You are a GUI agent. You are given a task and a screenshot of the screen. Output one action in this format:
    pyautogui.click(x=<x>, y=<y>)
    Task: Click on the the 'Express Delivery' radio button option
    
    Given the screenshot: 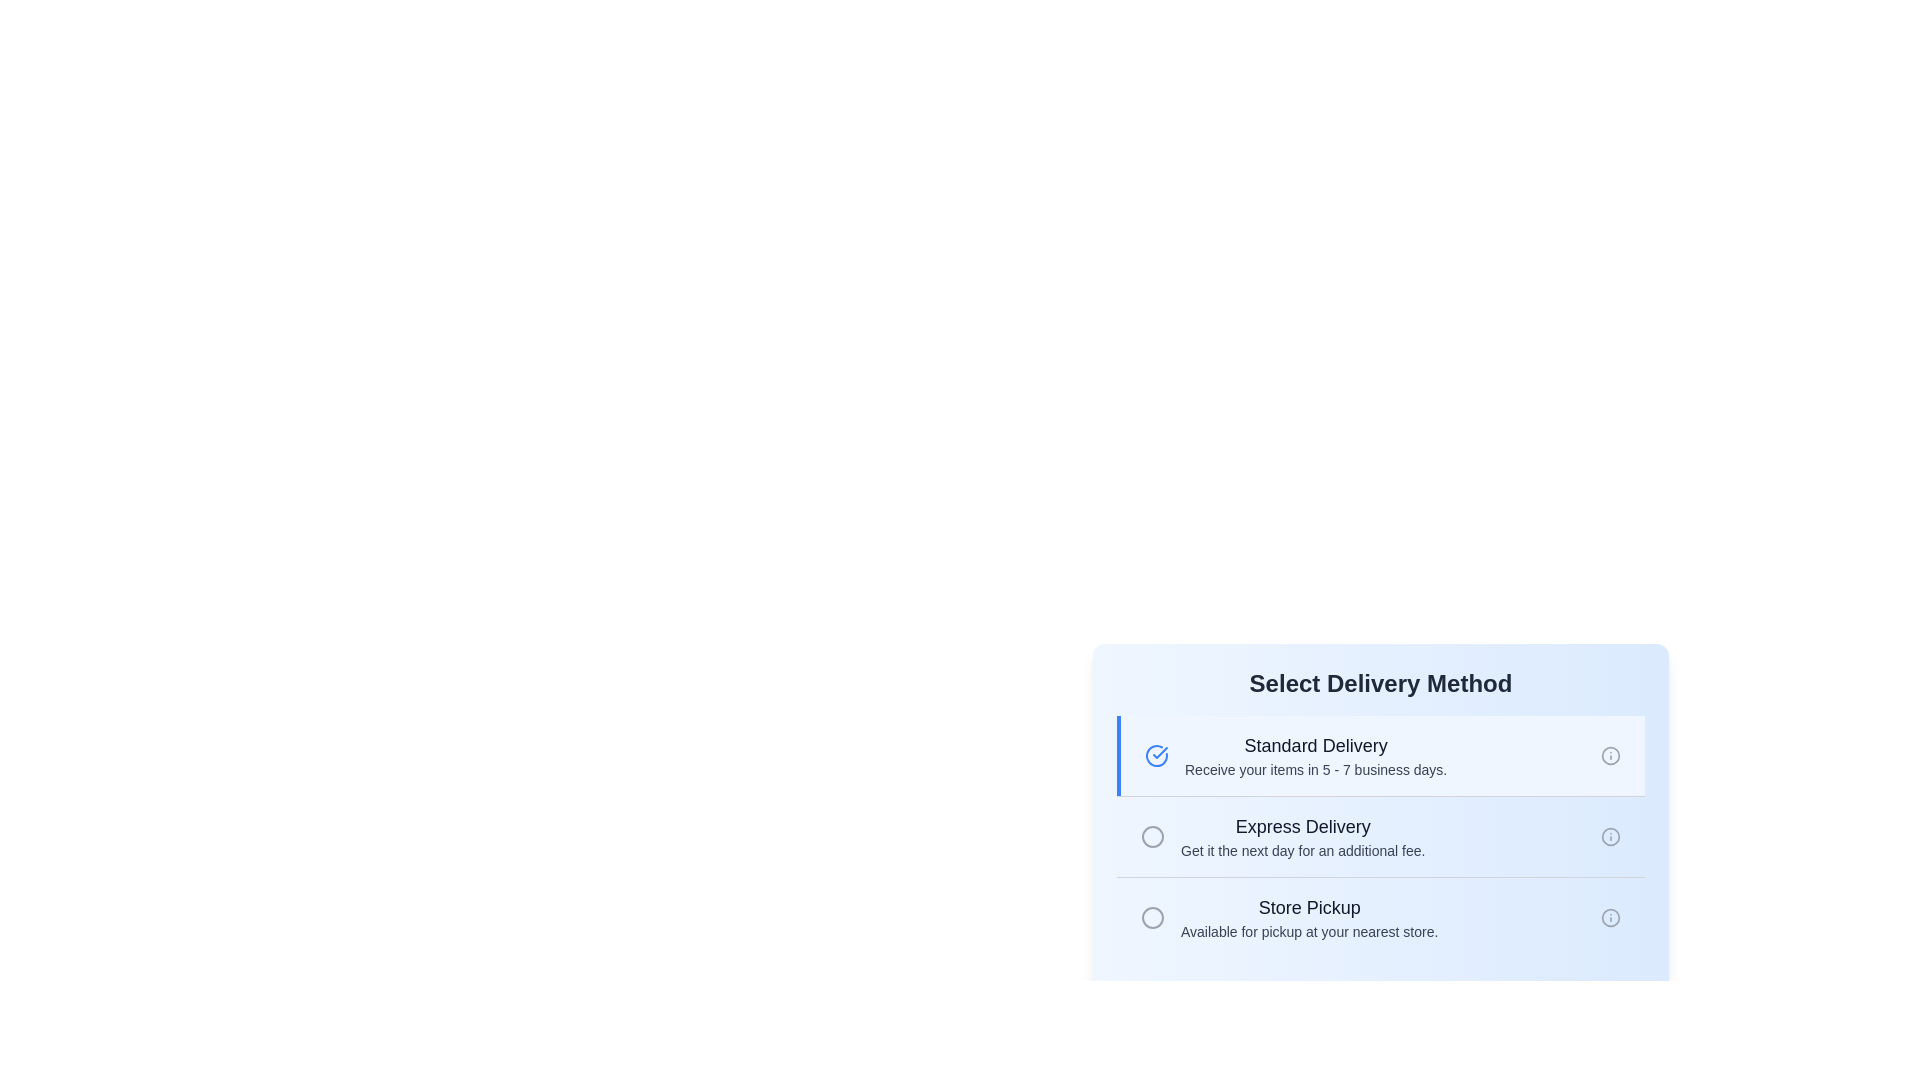 What is the action you would take?
    pyautogui.click(x=1380, y=836)
    